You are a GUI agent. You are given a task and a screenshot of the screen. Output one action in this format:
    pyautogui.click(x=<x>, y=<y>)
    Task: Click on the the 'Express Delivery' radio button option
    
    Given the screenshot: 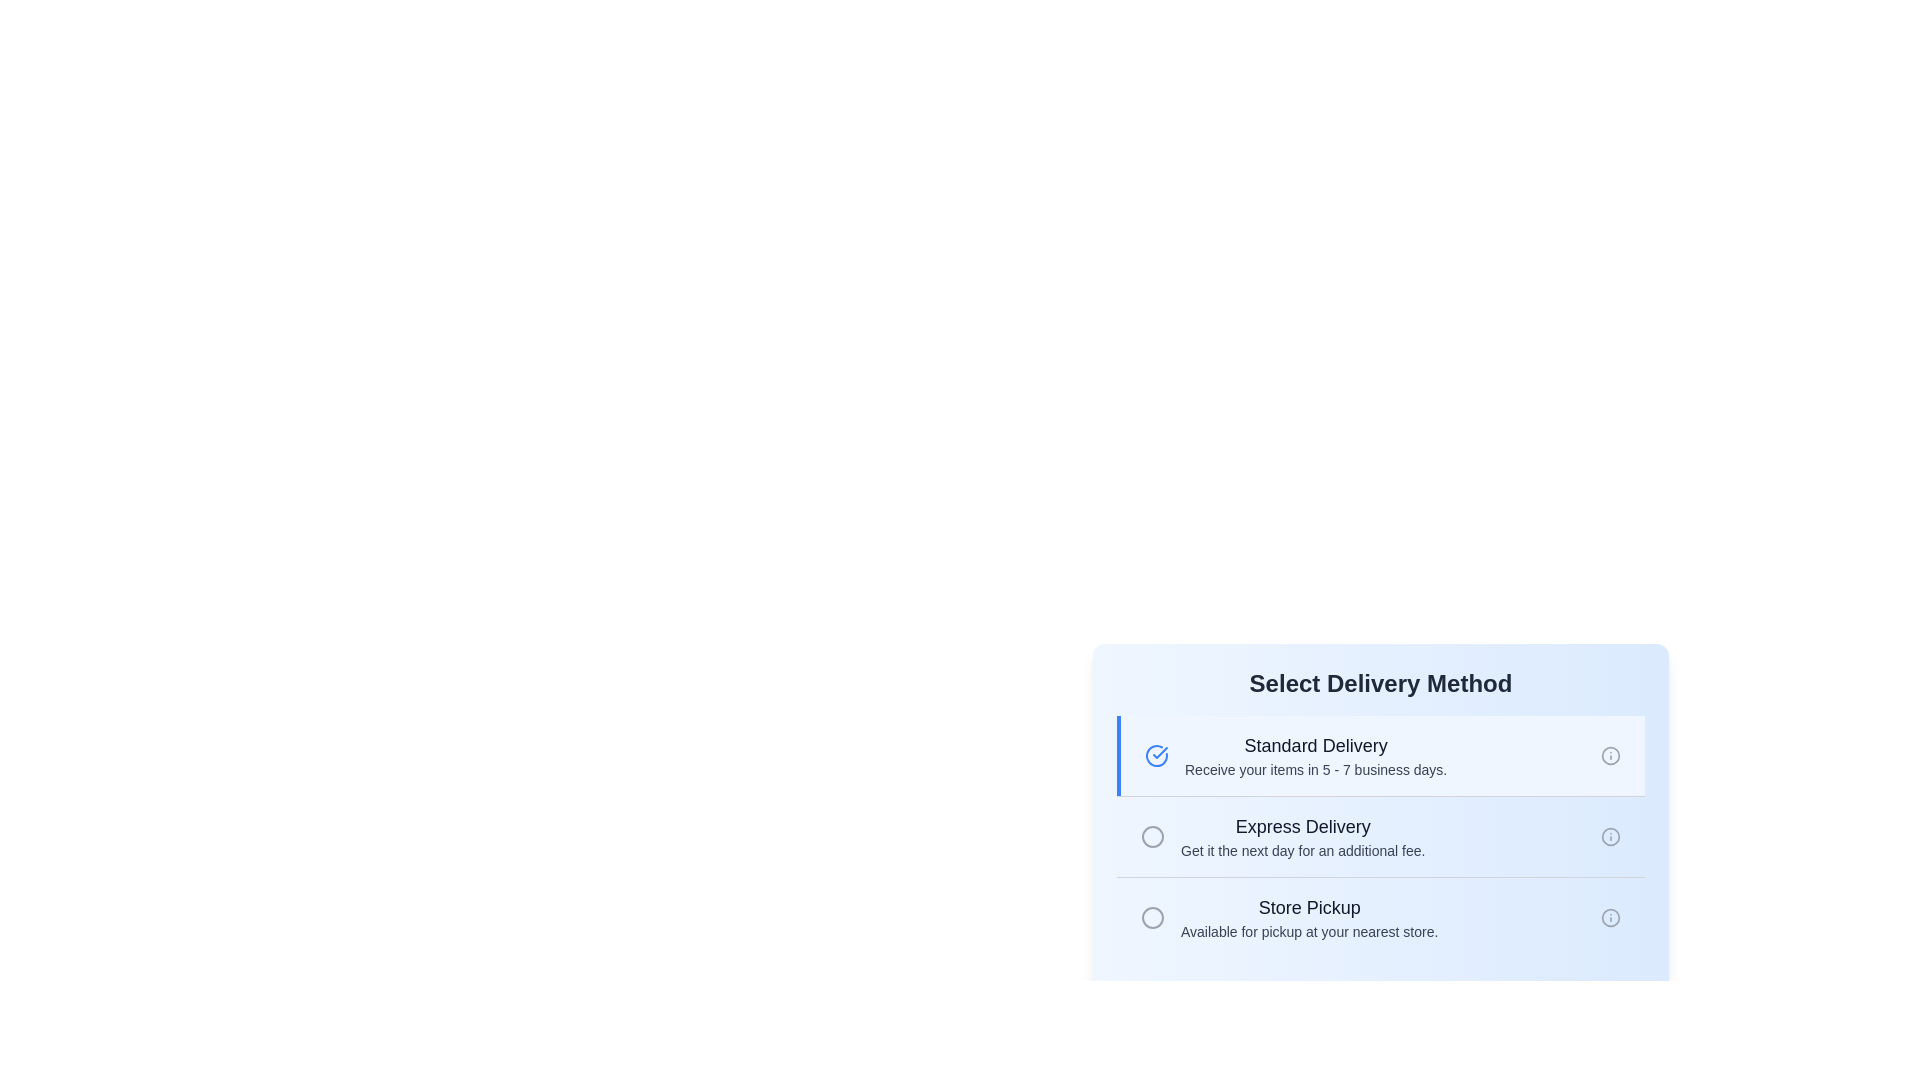 What is the action you would take?
    pyautogui.click(x=1380, y=836)
    